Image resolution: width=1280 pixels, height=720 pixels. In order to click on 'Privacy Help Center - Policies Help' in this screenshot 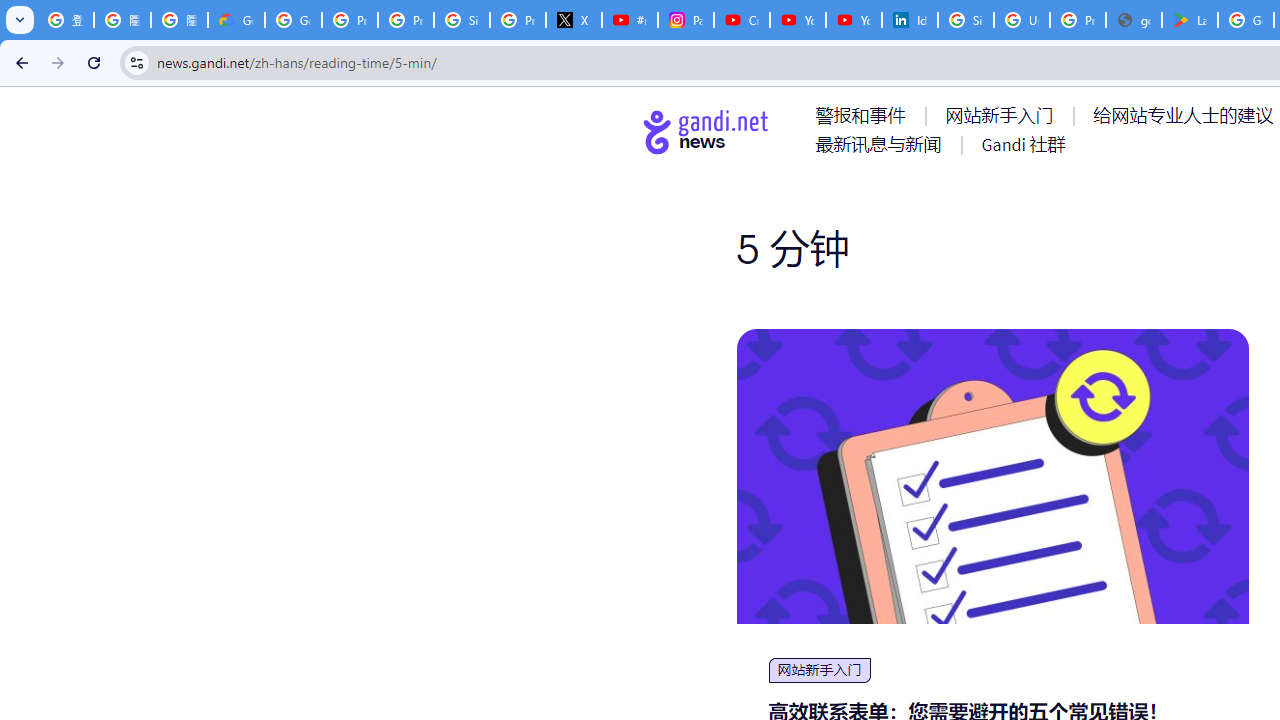, I will do `click(404, 20)`.